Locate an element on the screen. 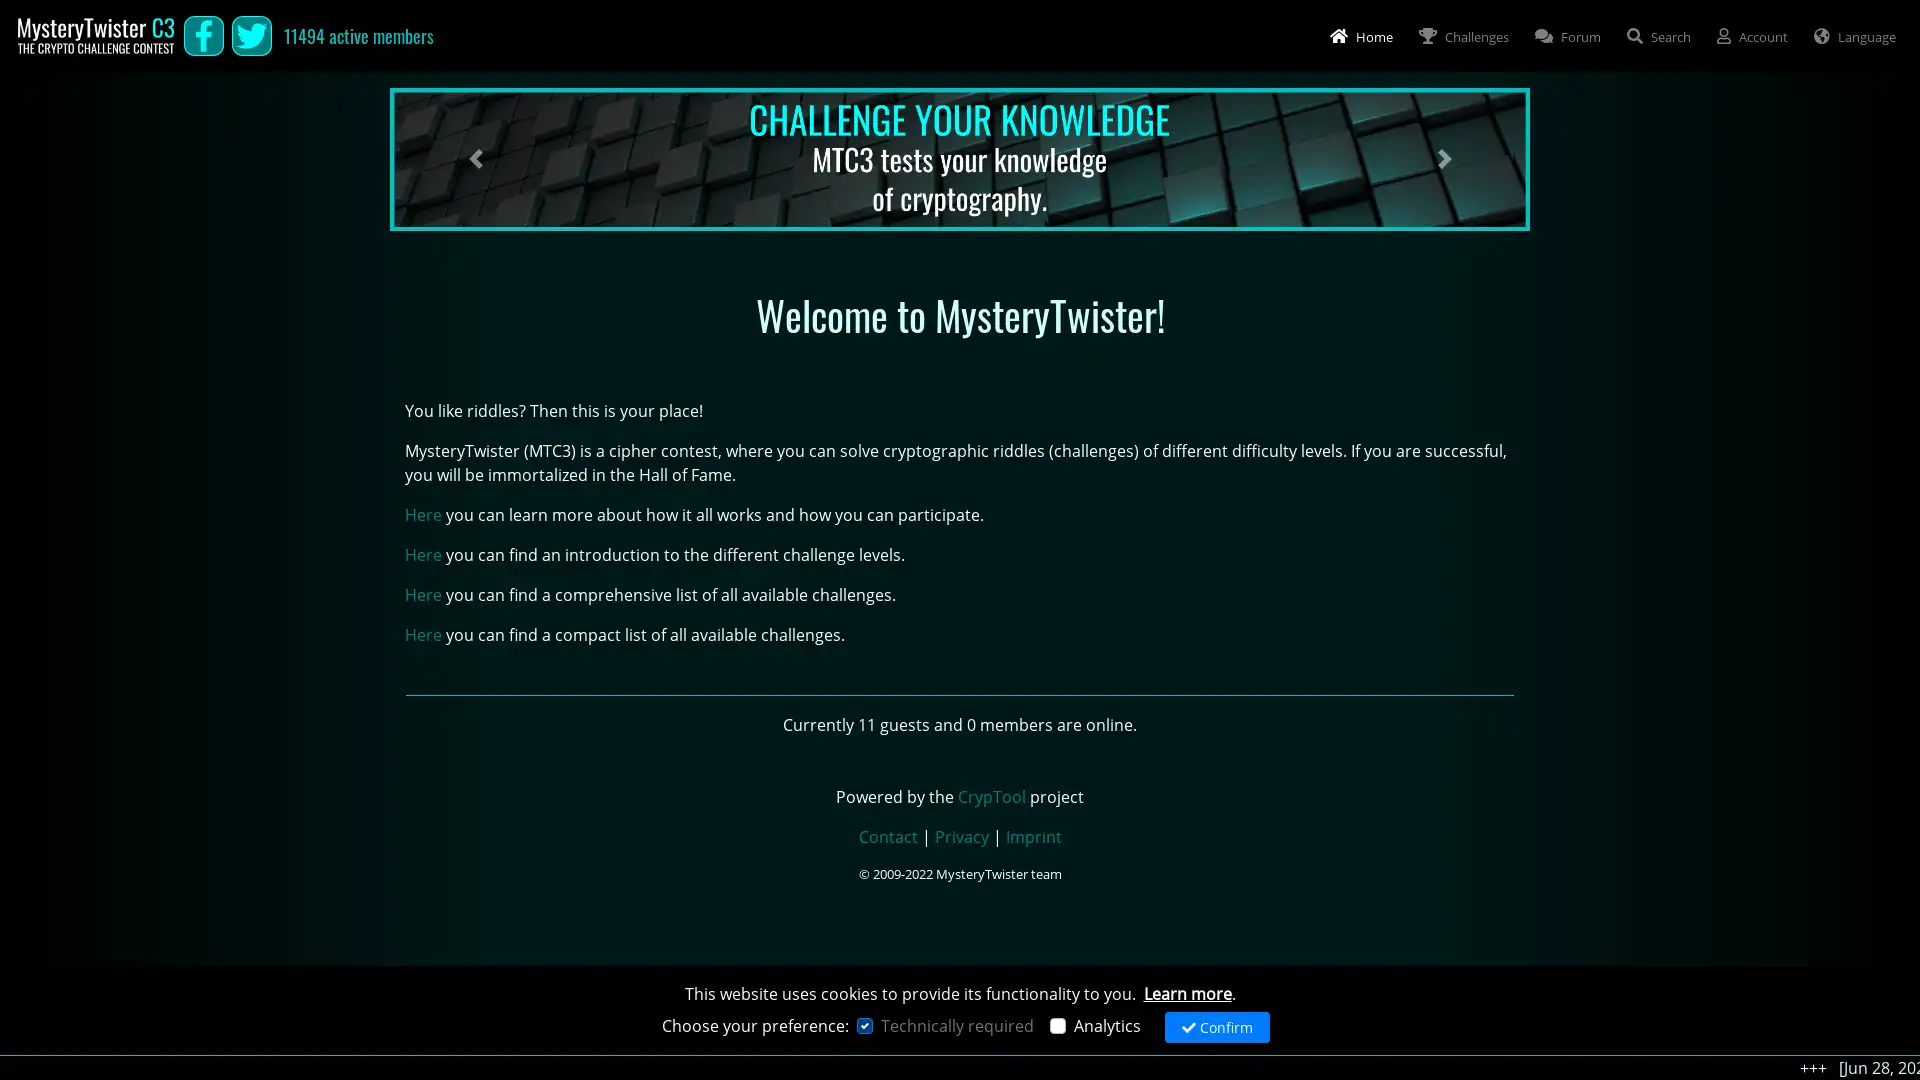 This screenshot has width=1920, height=1080. Confirm is located at coordinates (1216, 1027).